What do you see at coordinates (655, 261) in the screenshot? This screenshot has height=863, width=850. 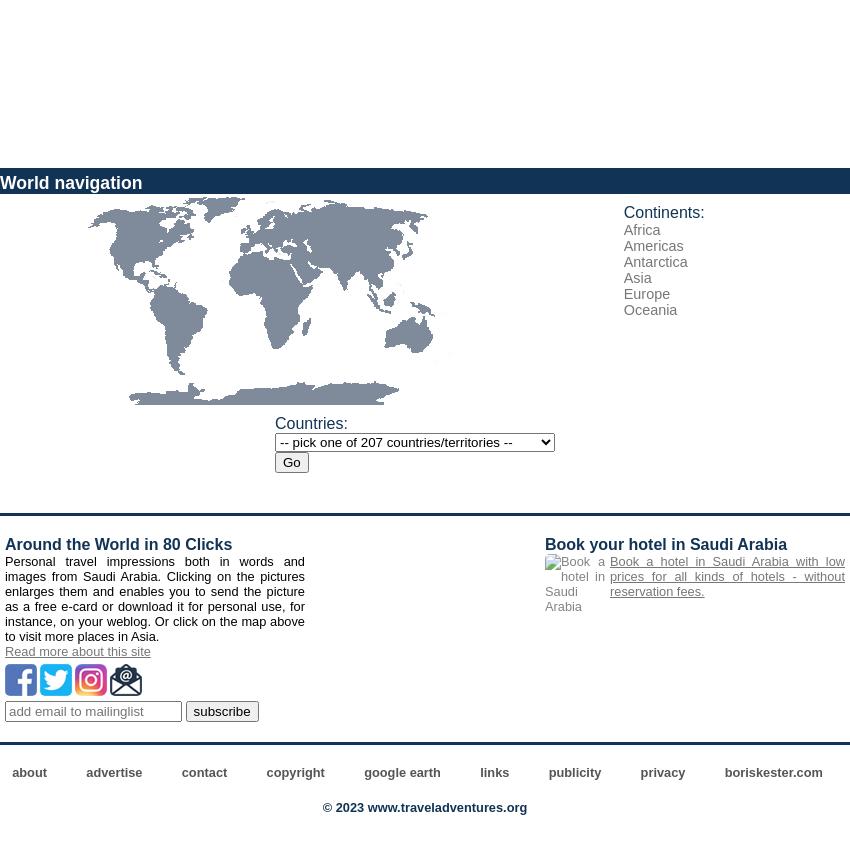 I see `'Antarctica'` at bounding box center [655, 261].